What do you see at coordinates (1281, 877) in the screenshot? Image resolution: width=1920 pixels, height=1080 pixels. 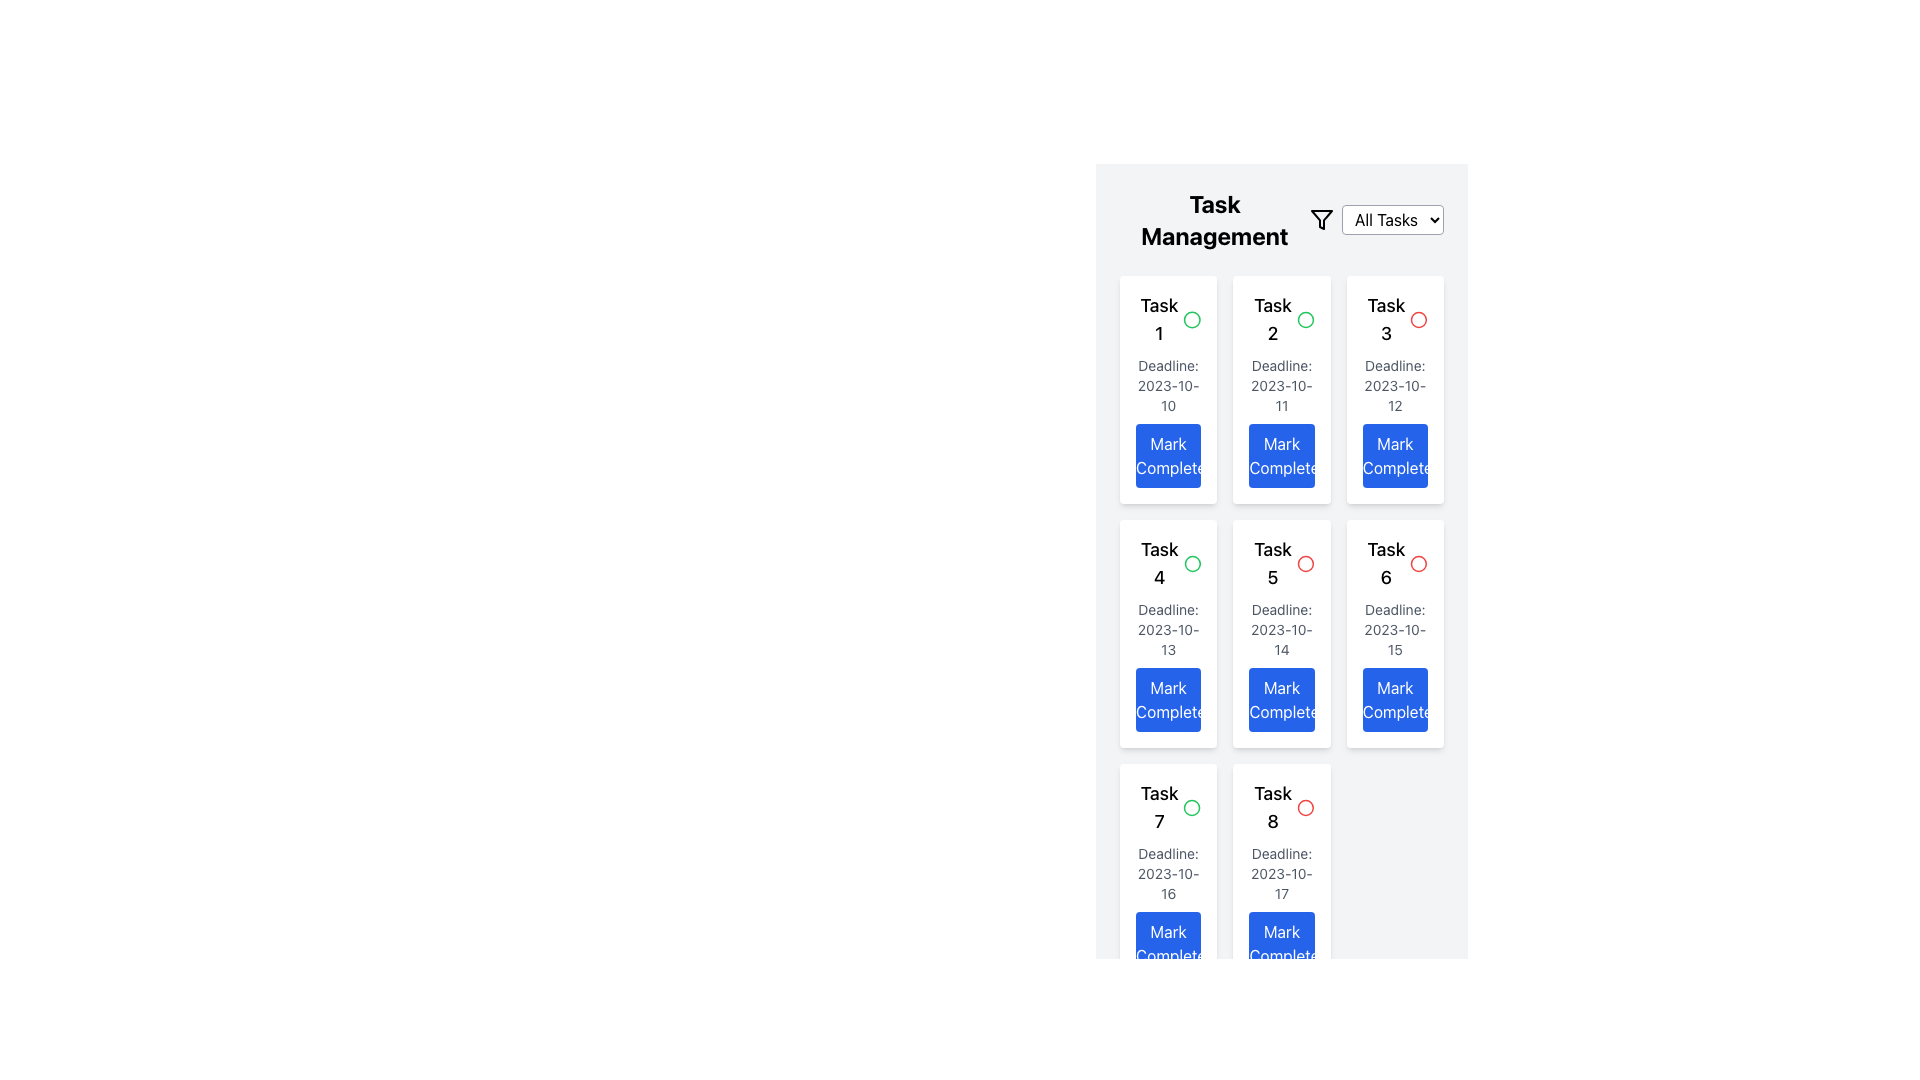 I see `task details from the card titled 'Task 8' located in the bottom-right corner of the task list view` at bounding box center [1281, 877].